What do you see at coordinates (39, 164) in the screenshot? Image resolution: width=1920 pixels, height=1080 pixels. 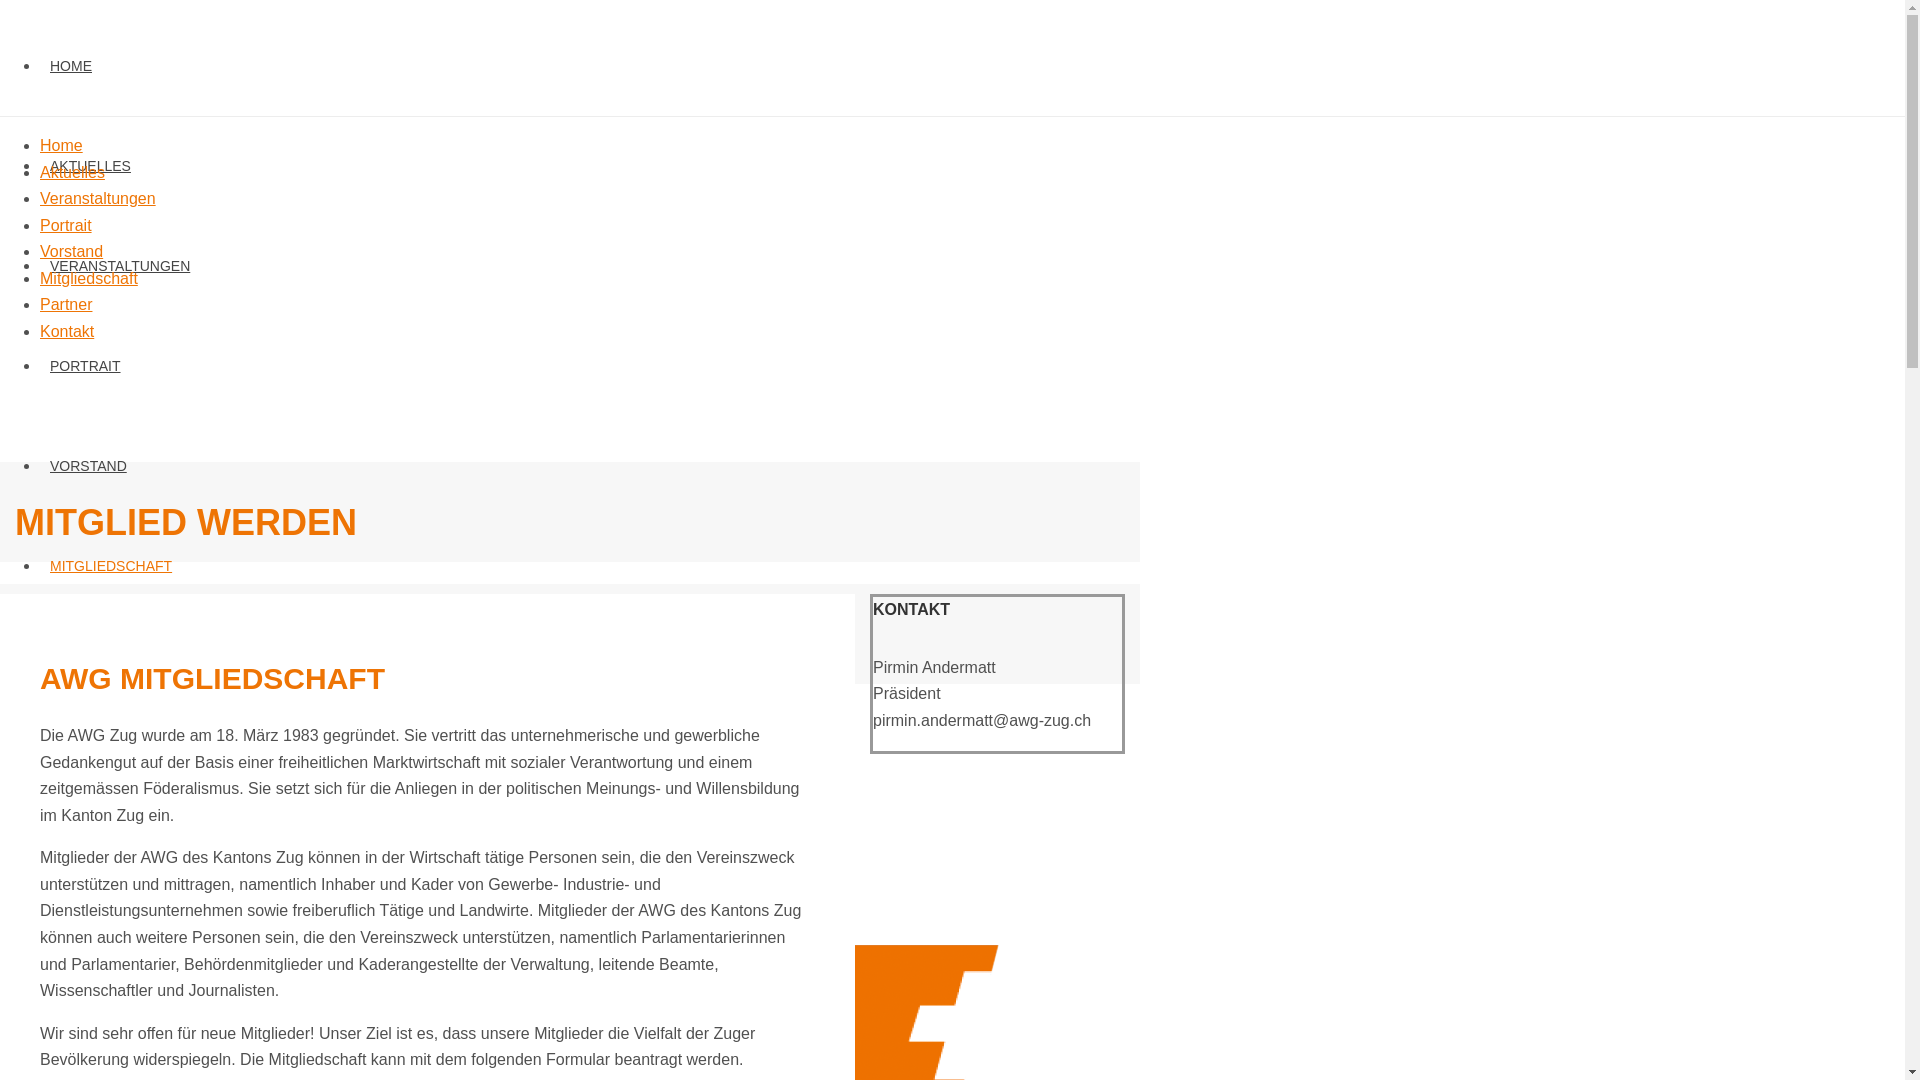 I see `'AKTUELLES'` at bounding box center [39, 164].